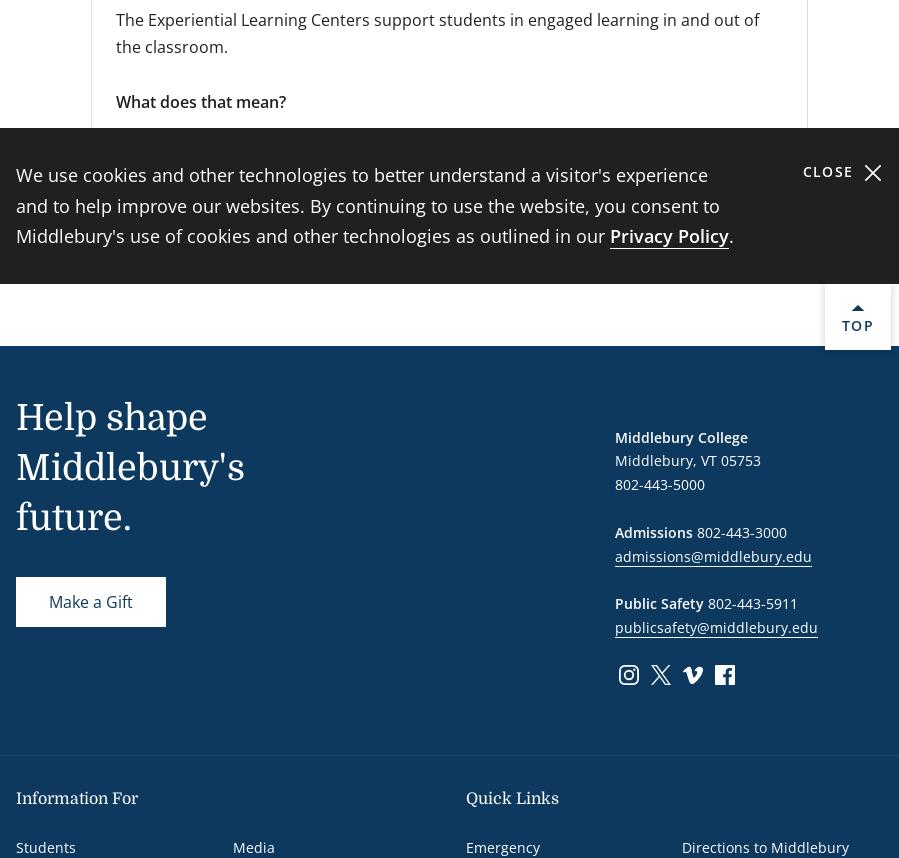 Image resolution: width=899 pixels, height=858 pixels. I want to click on 'Admissions', so click(653, 531).